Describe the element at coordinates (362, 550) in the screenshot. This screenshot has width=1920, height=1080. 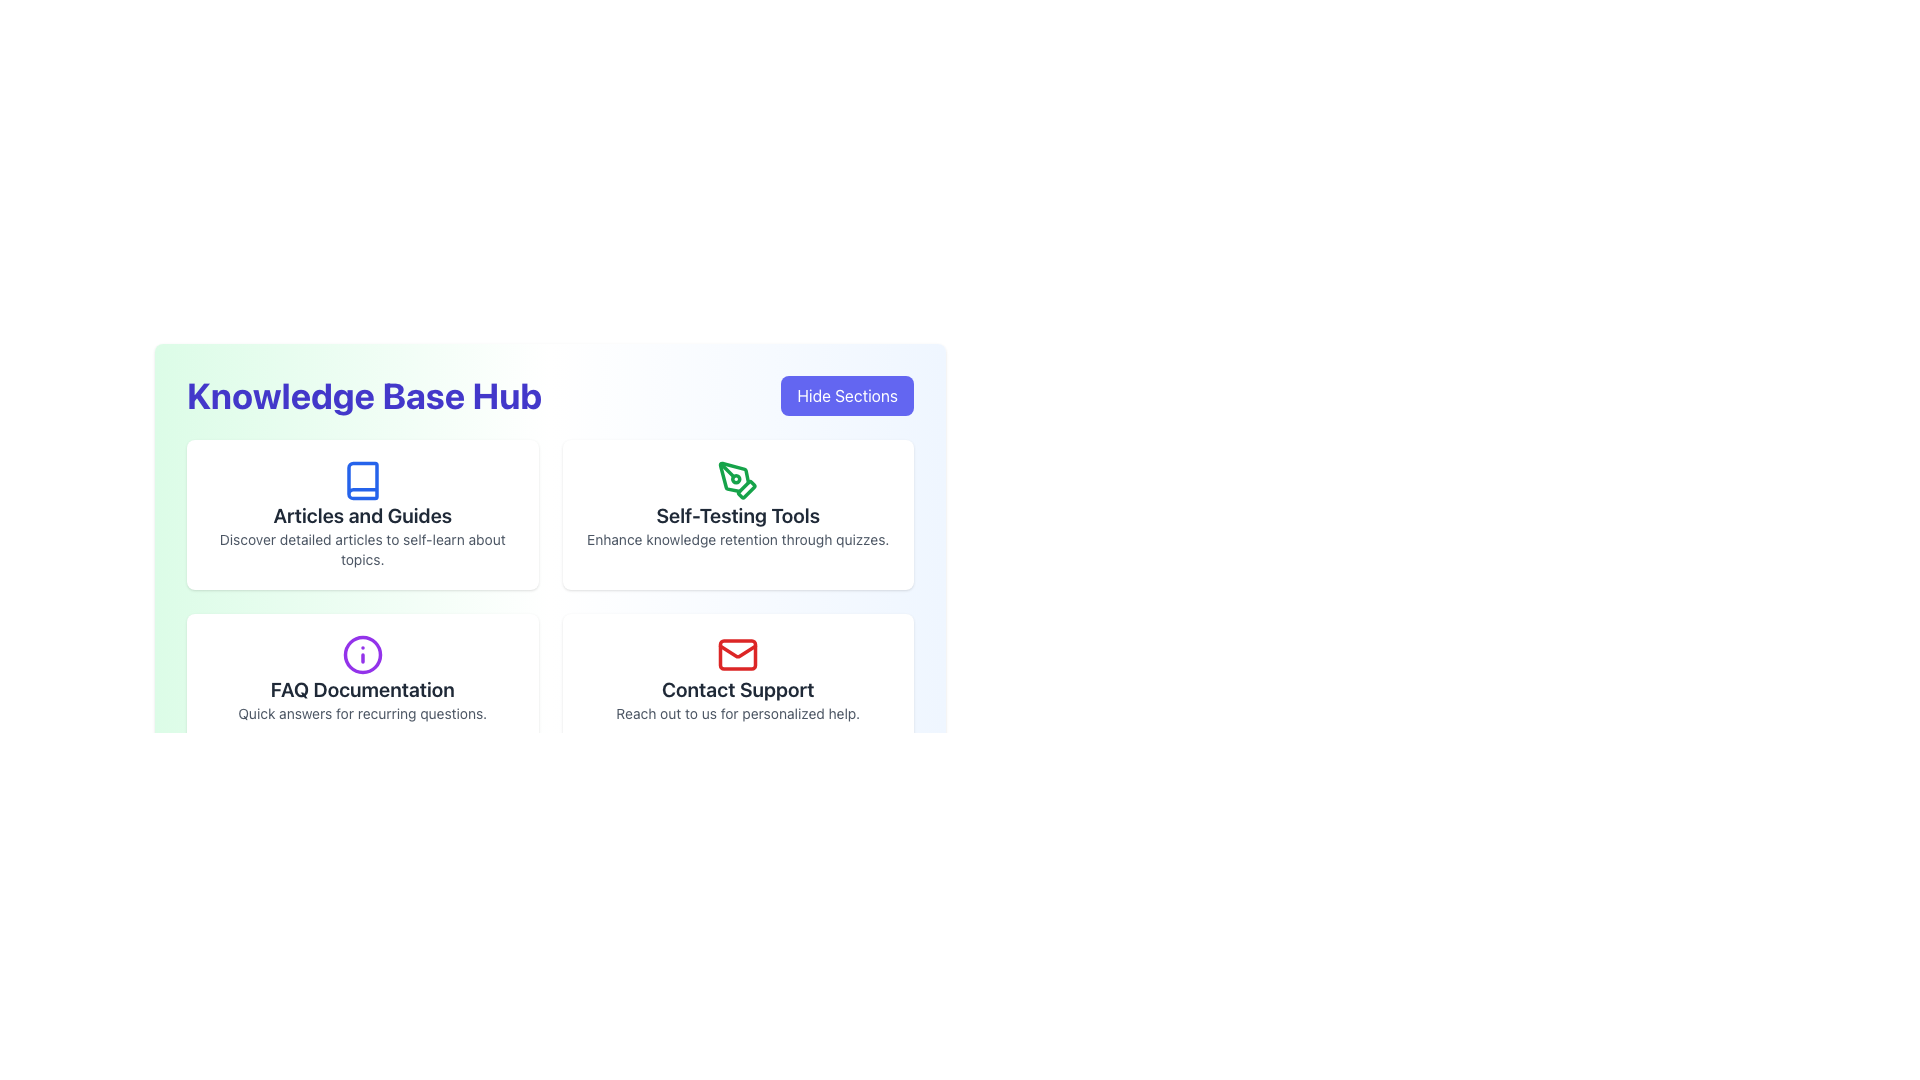
I see `the static text element located below the 'Articles and Guides' header, which provides a description of the resources available in that section` at that location.